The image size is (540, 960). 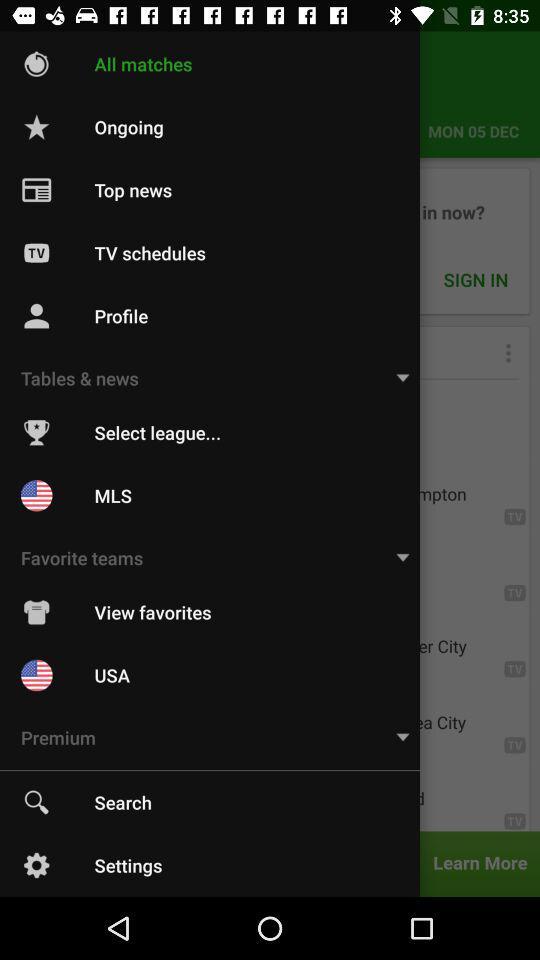 I want to click on the option tv schedules, so click(x=270, y=240).